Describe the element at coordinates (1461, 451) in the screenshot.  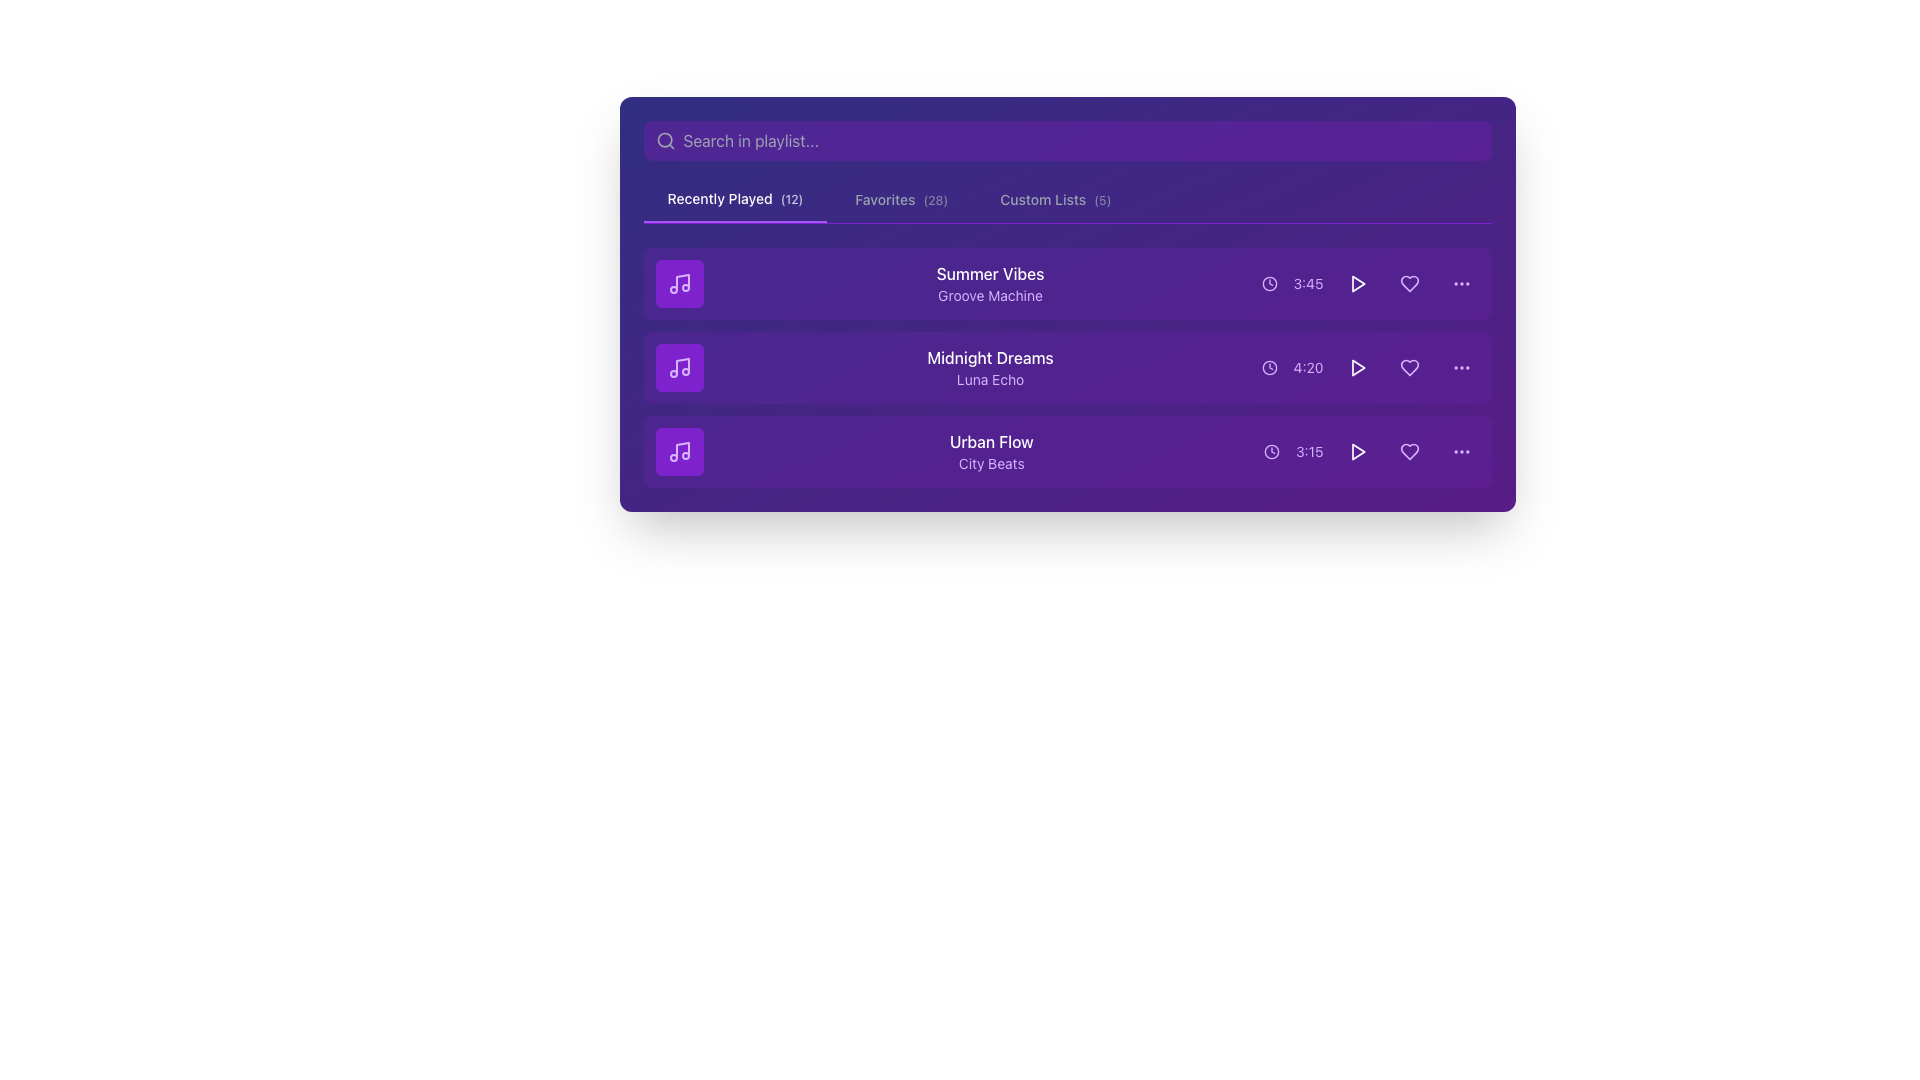
I see `the circular button with three vertically-aligned dots in purple shades, located on the far right of the third row` at that location.